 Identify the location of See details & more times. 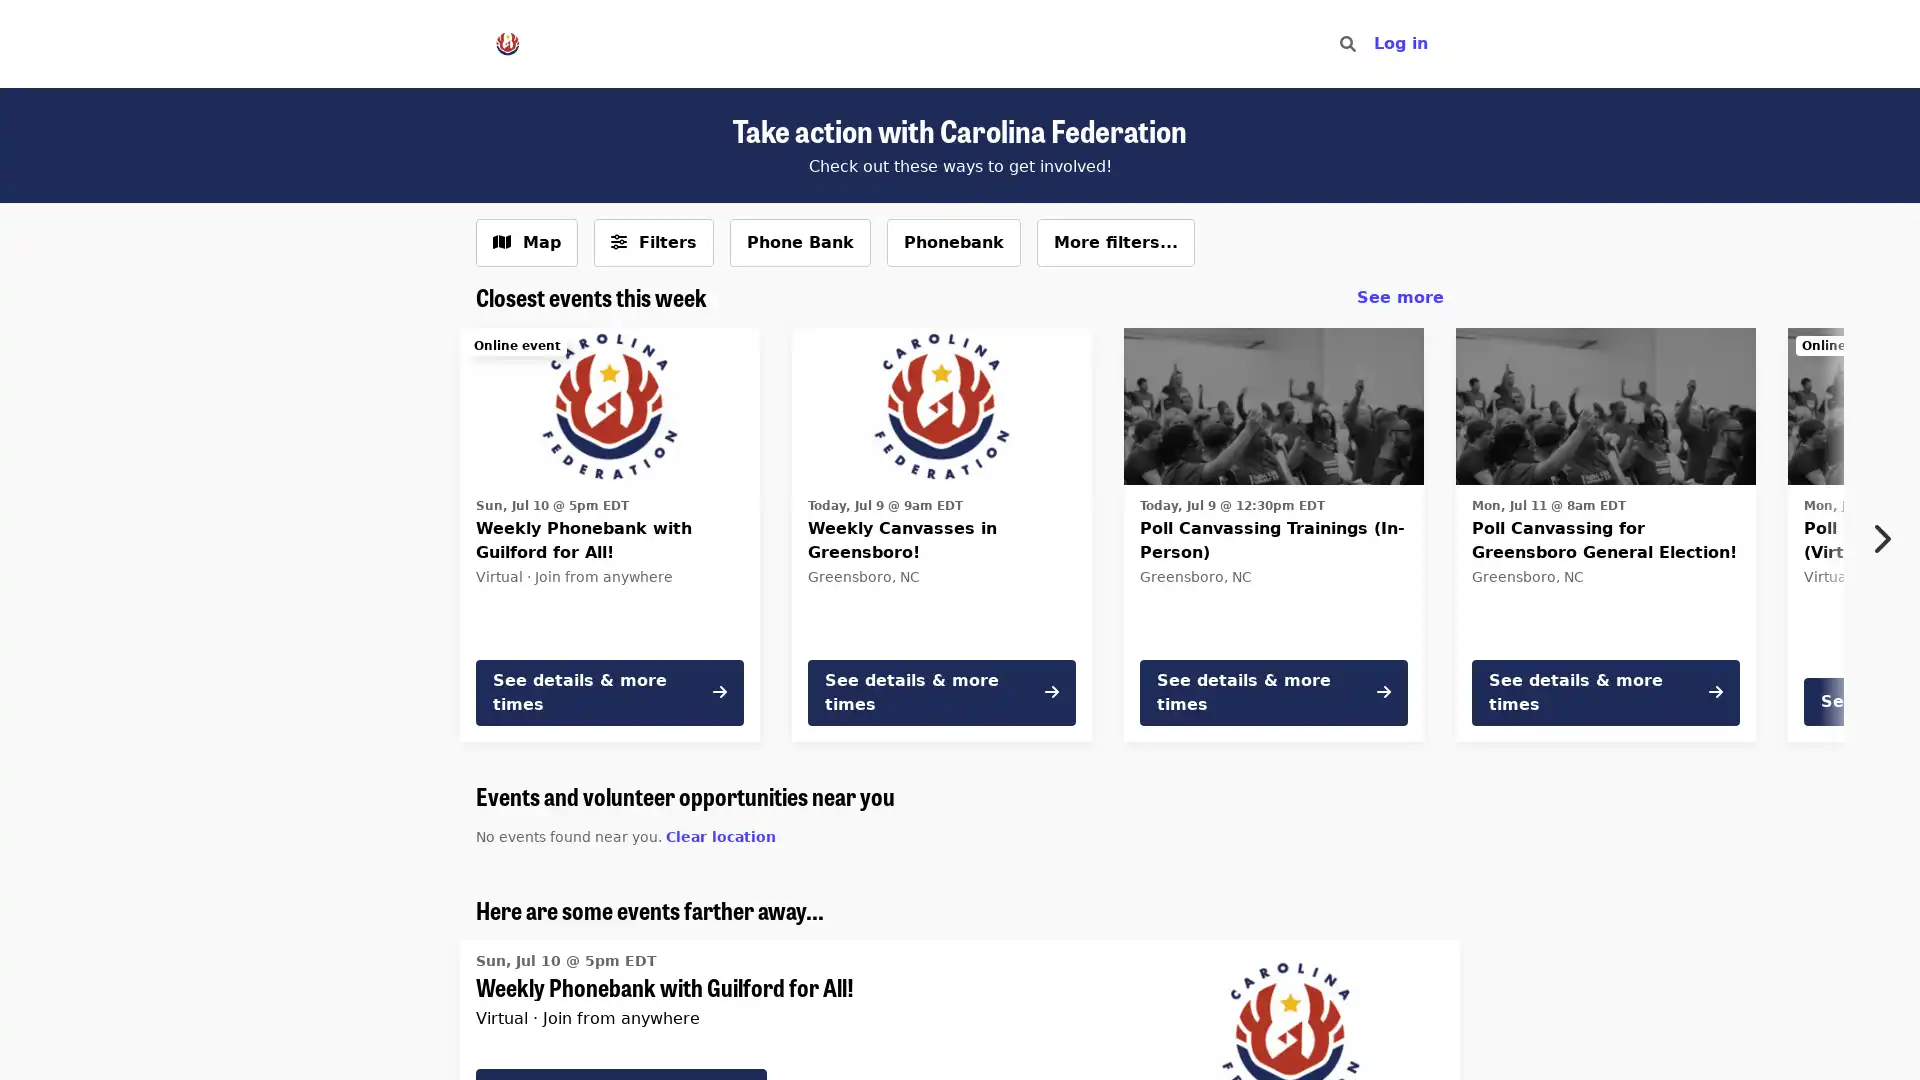
(940, 690).